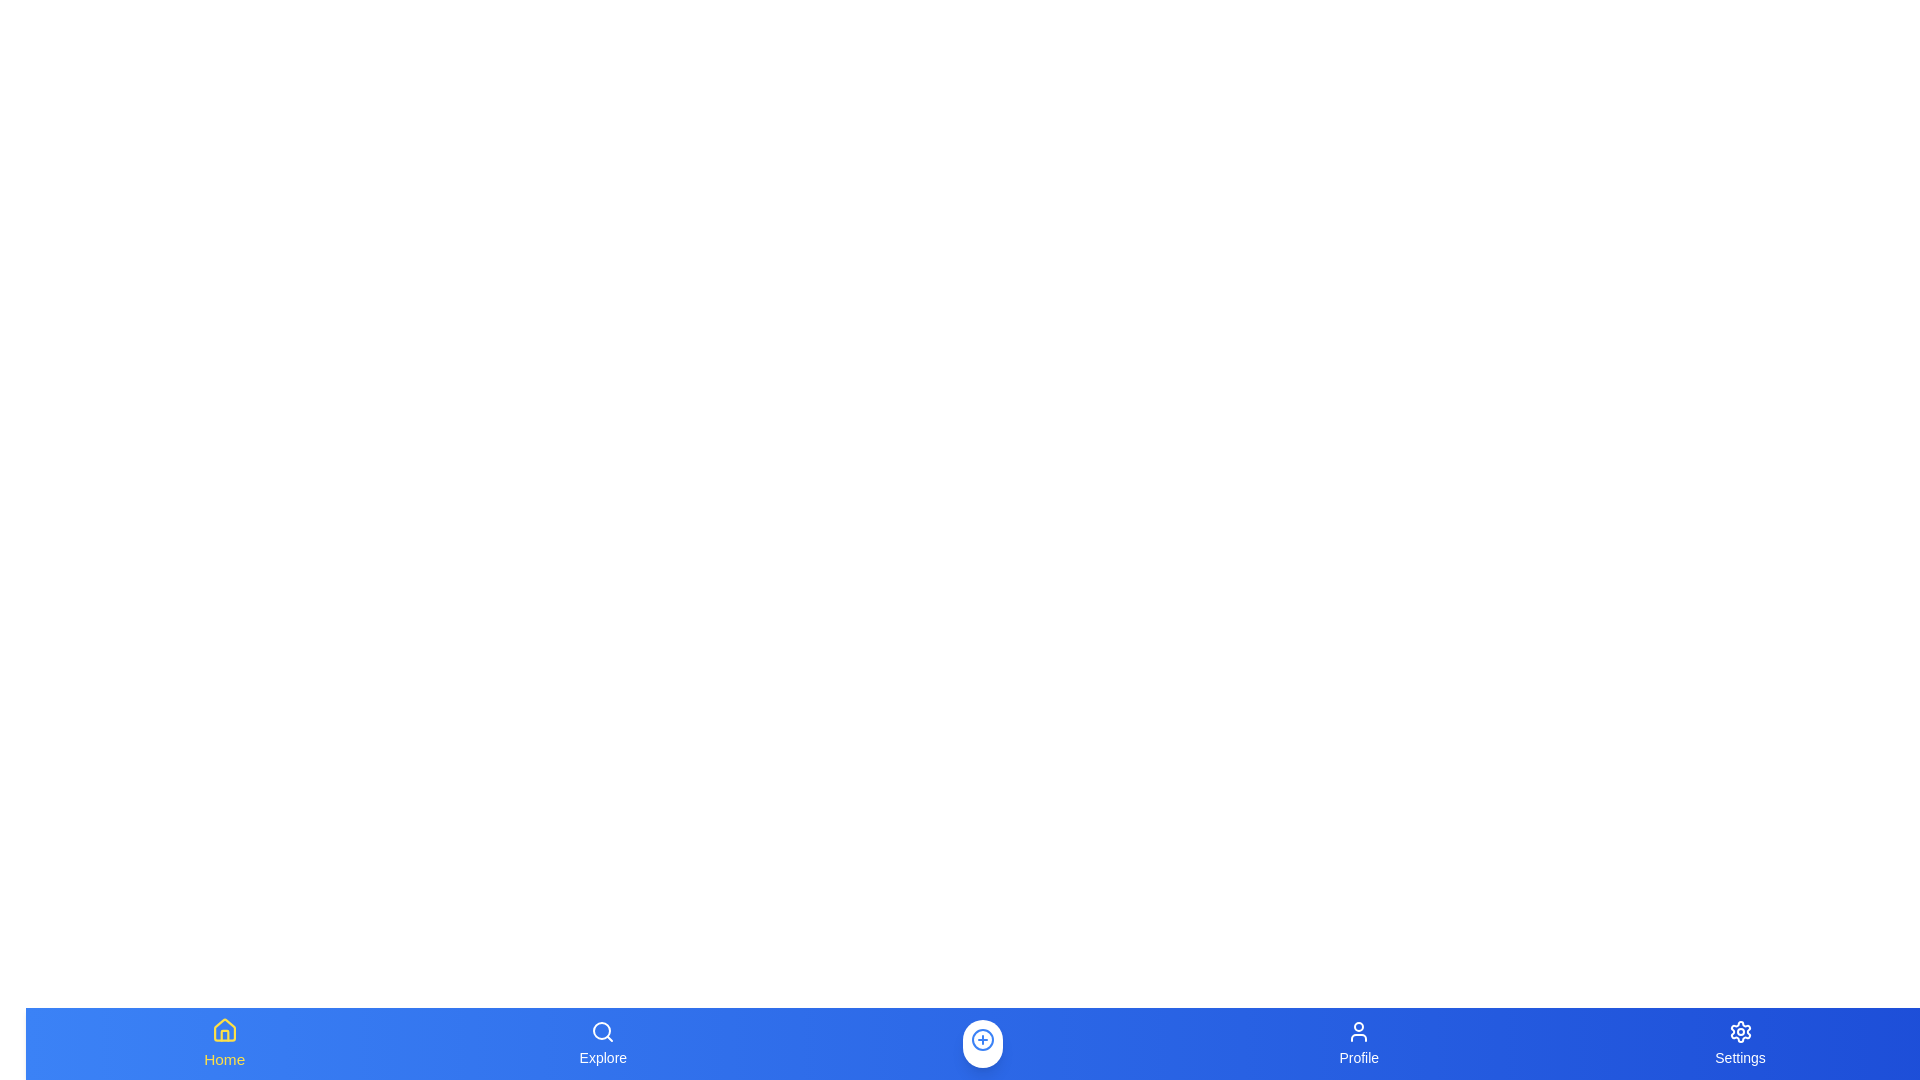 The height and width of the screenshot is (1080, 1920). Describe the element at coordinates (224, 1043) in the screenshot. I see `the Home button in the navigation bar to navigate to the corresponding section` at that location.